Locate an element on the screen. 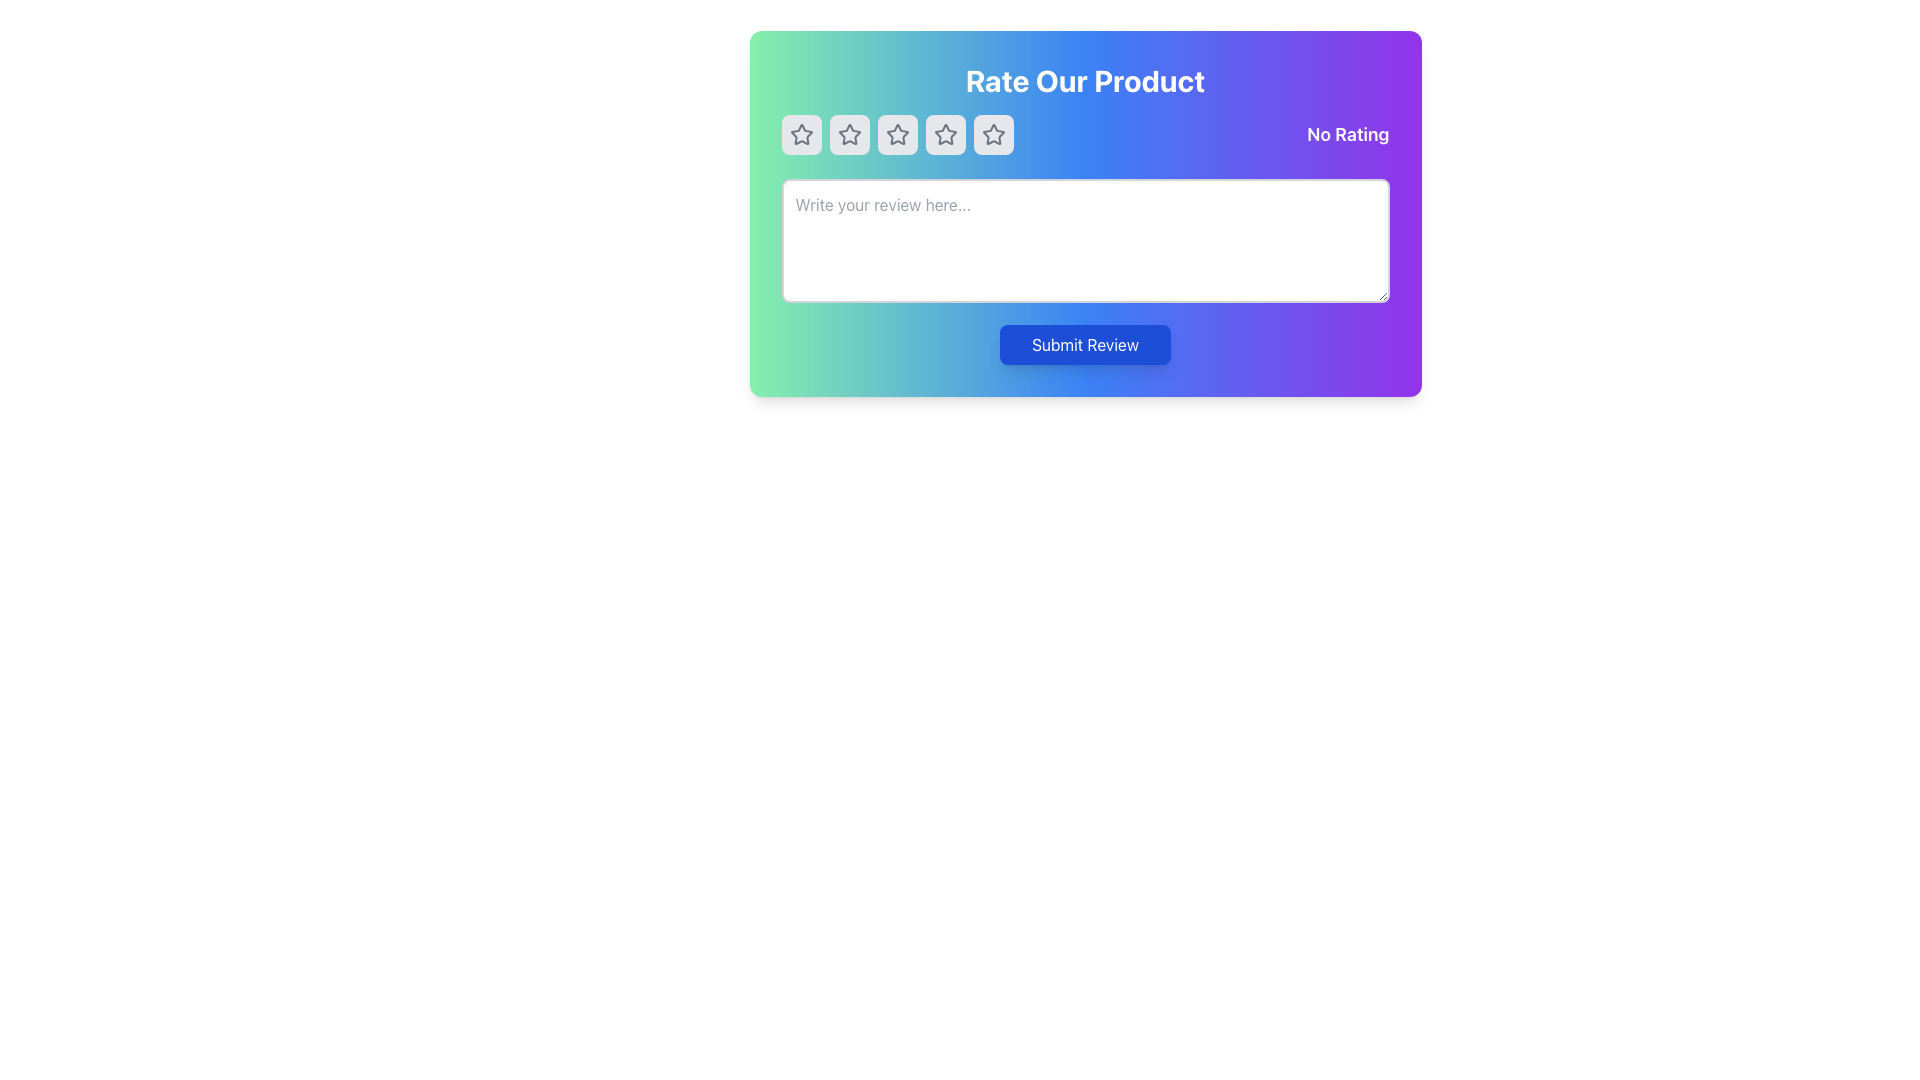 The width and height of the screenshot is (1920, 1080). the inactive star icon representing the fifth star is located at coordinates (993, 135).